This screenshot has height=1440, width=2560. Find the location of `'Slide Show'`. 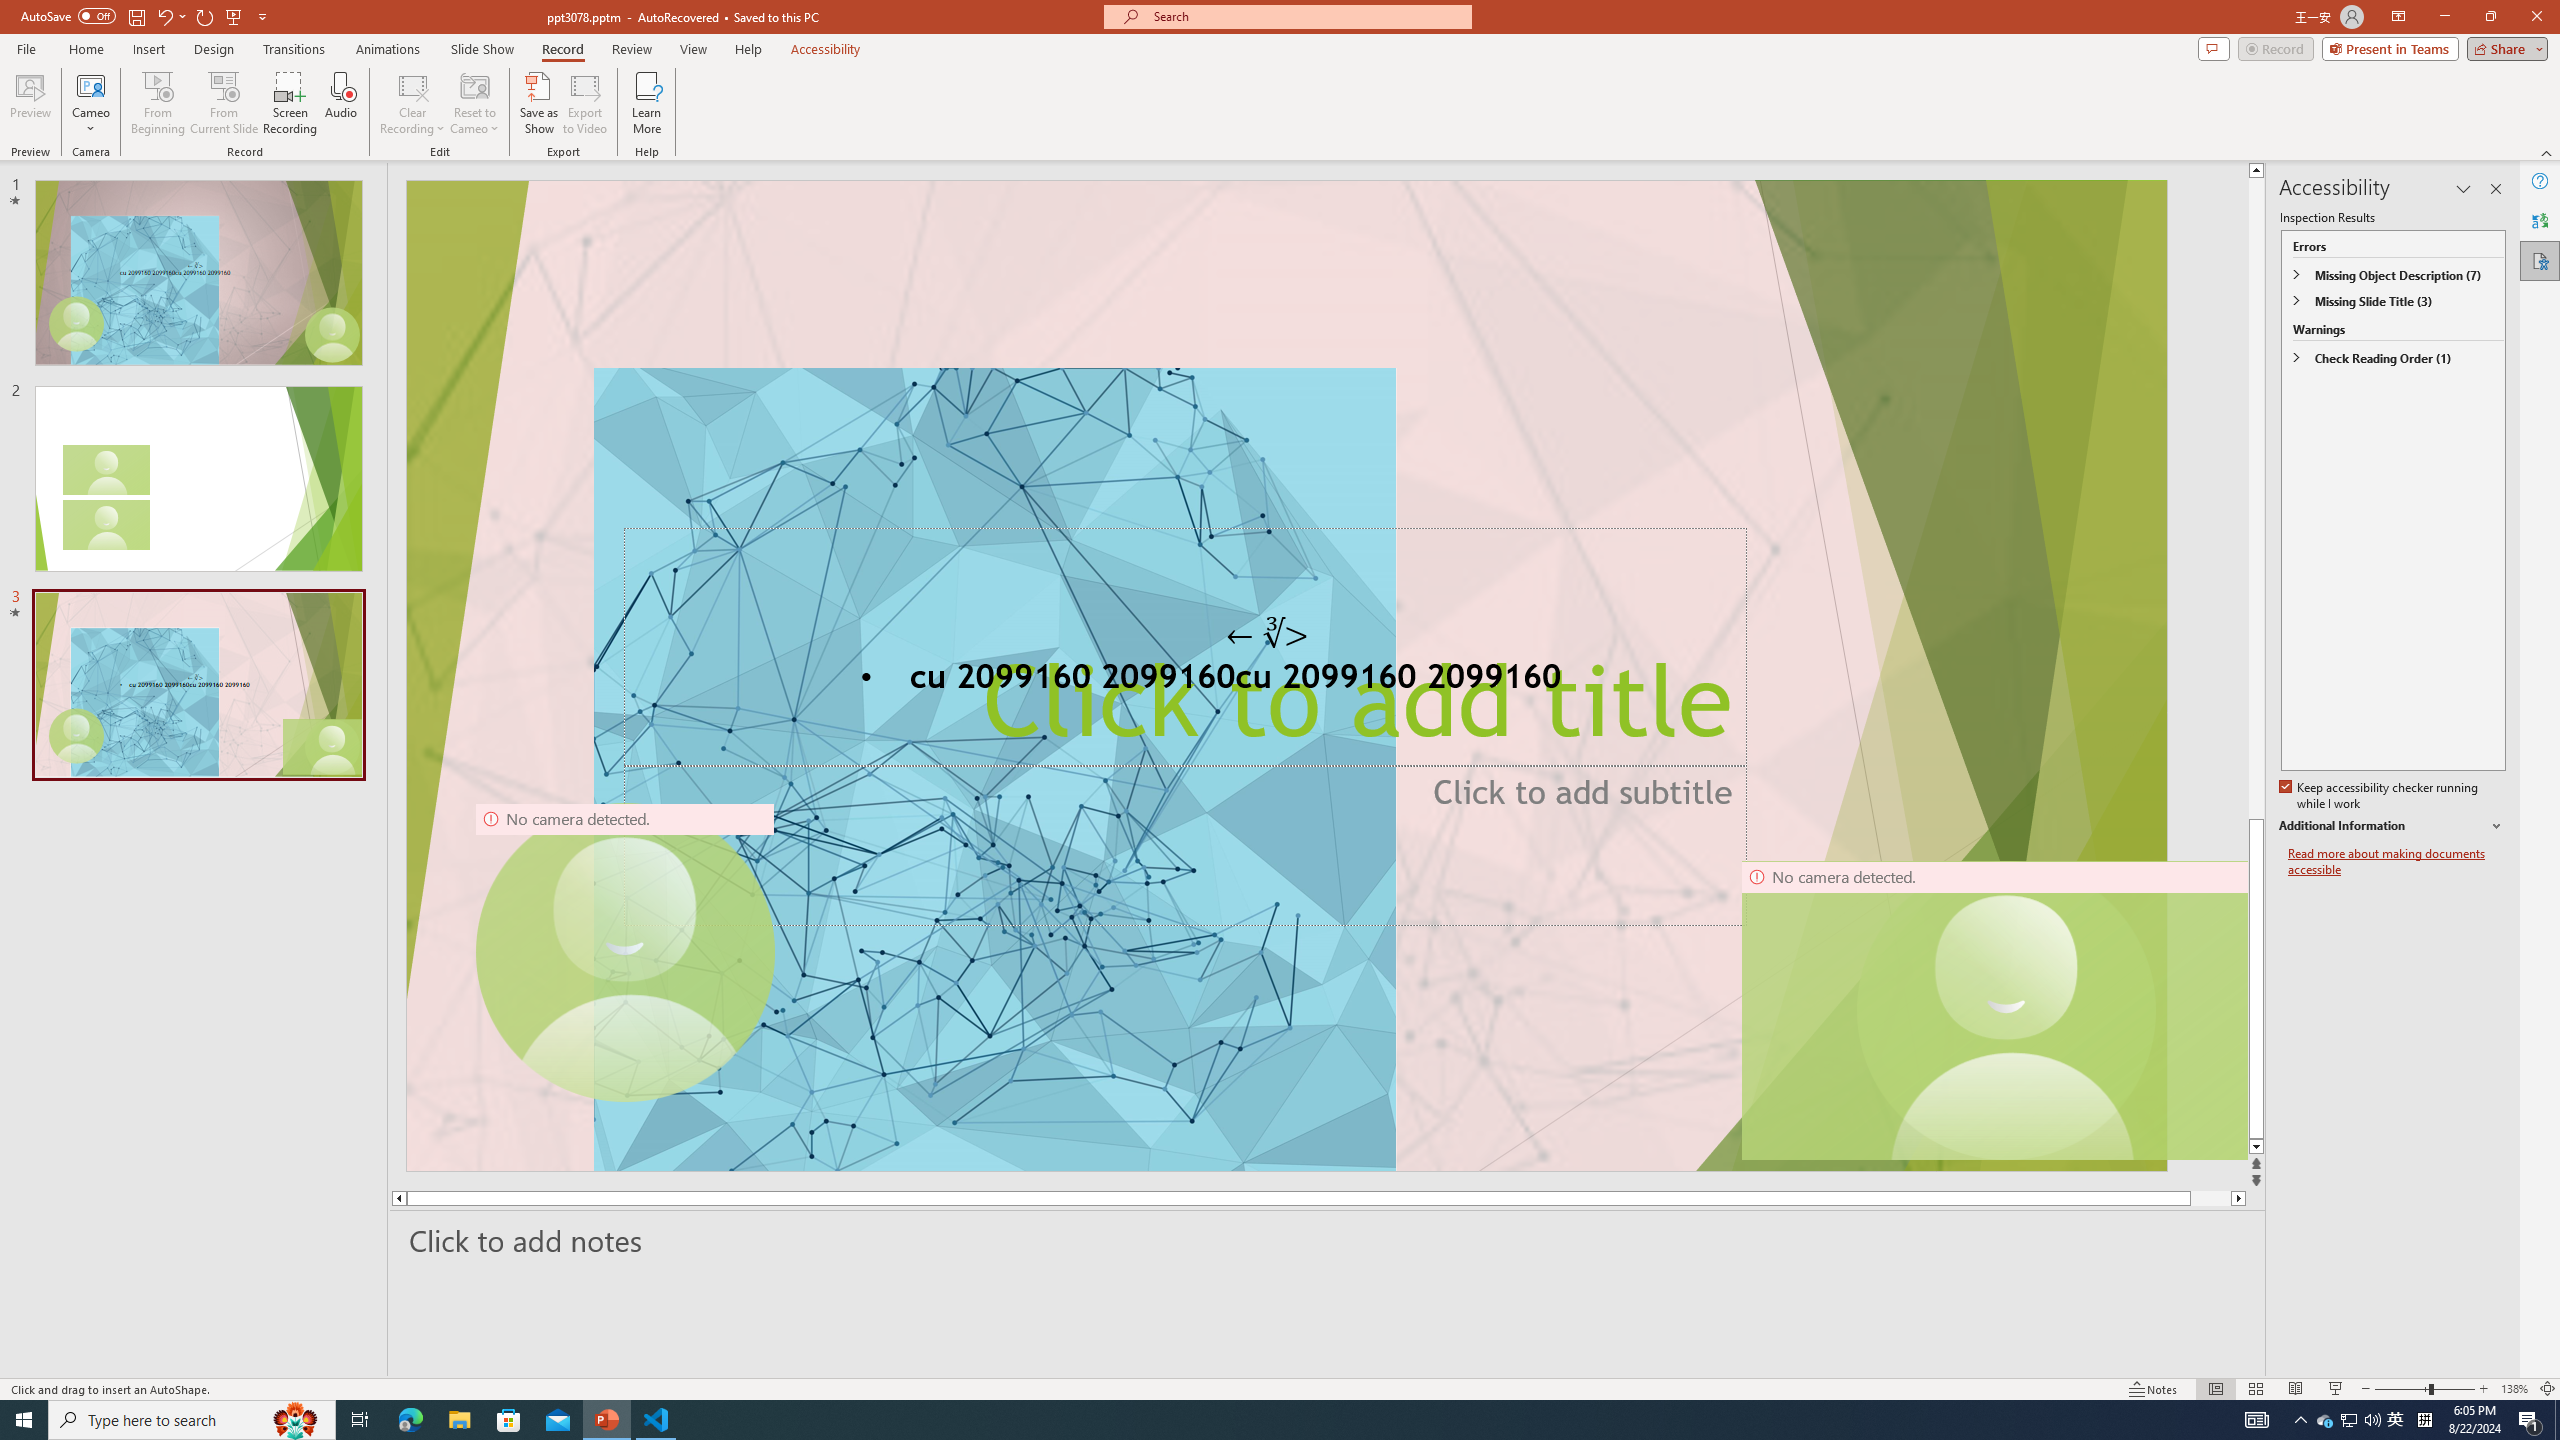

'Slide Show' is located at coordinates (481, 49).